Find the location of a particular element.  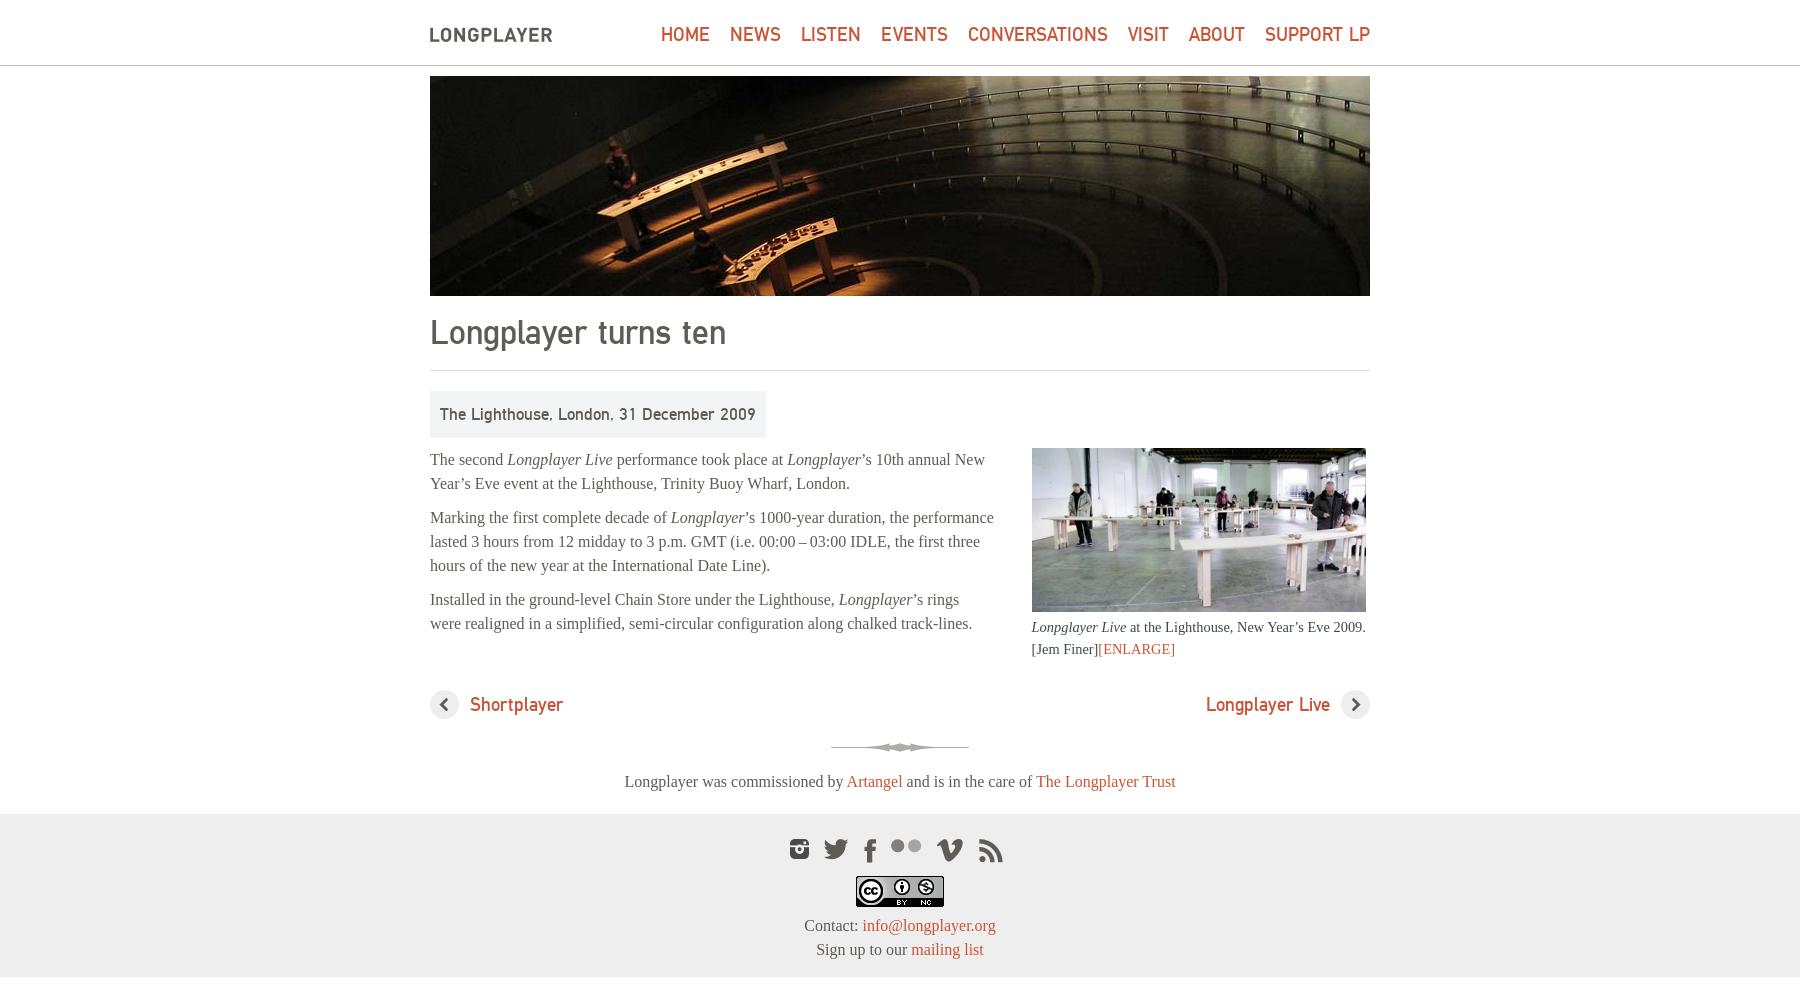

'Lonpglayer Live' is located at coordinates (1078, 626).